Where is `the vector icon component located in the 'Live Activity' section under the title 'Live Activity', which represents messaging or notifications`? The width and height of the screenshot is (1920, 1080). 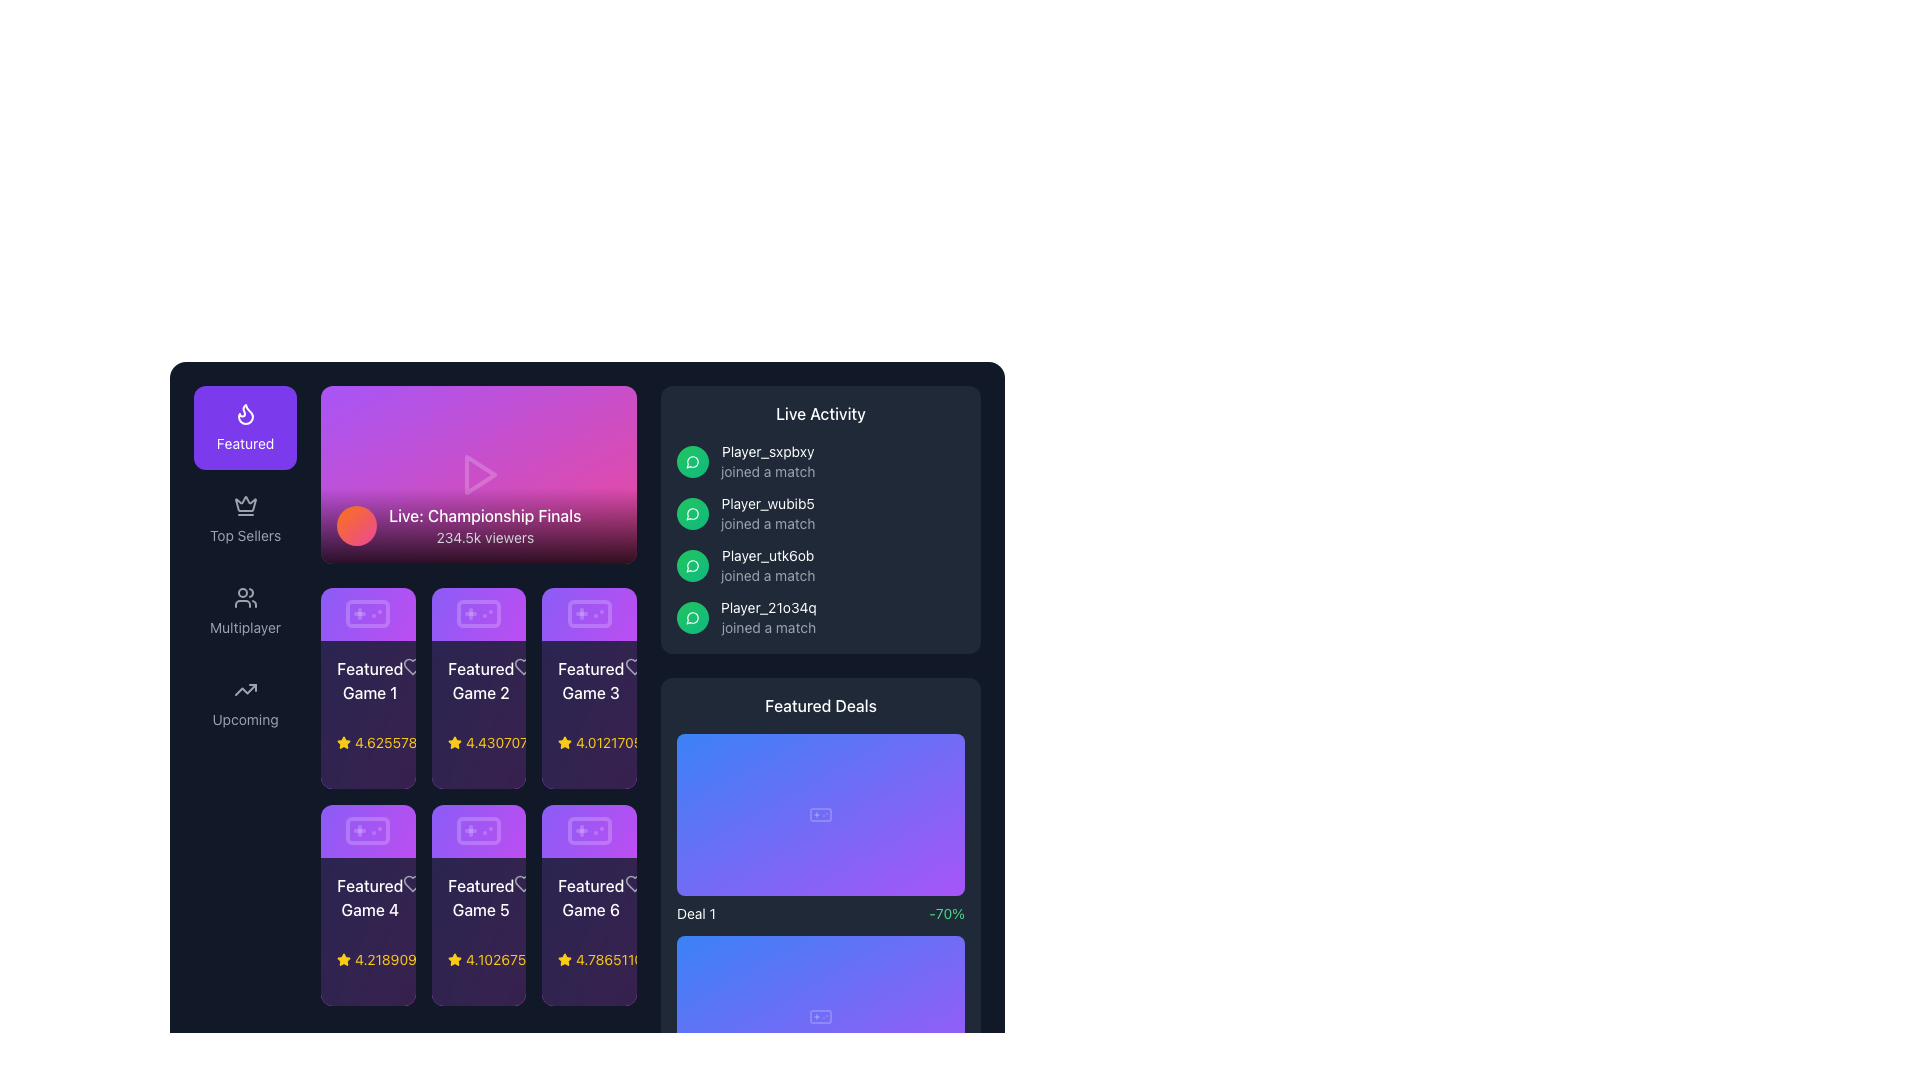 the vector icon component located in the 'Live Activity' section under the title 'Live Activity', which represents messaging or notifications is located at coordinates (692, 513).